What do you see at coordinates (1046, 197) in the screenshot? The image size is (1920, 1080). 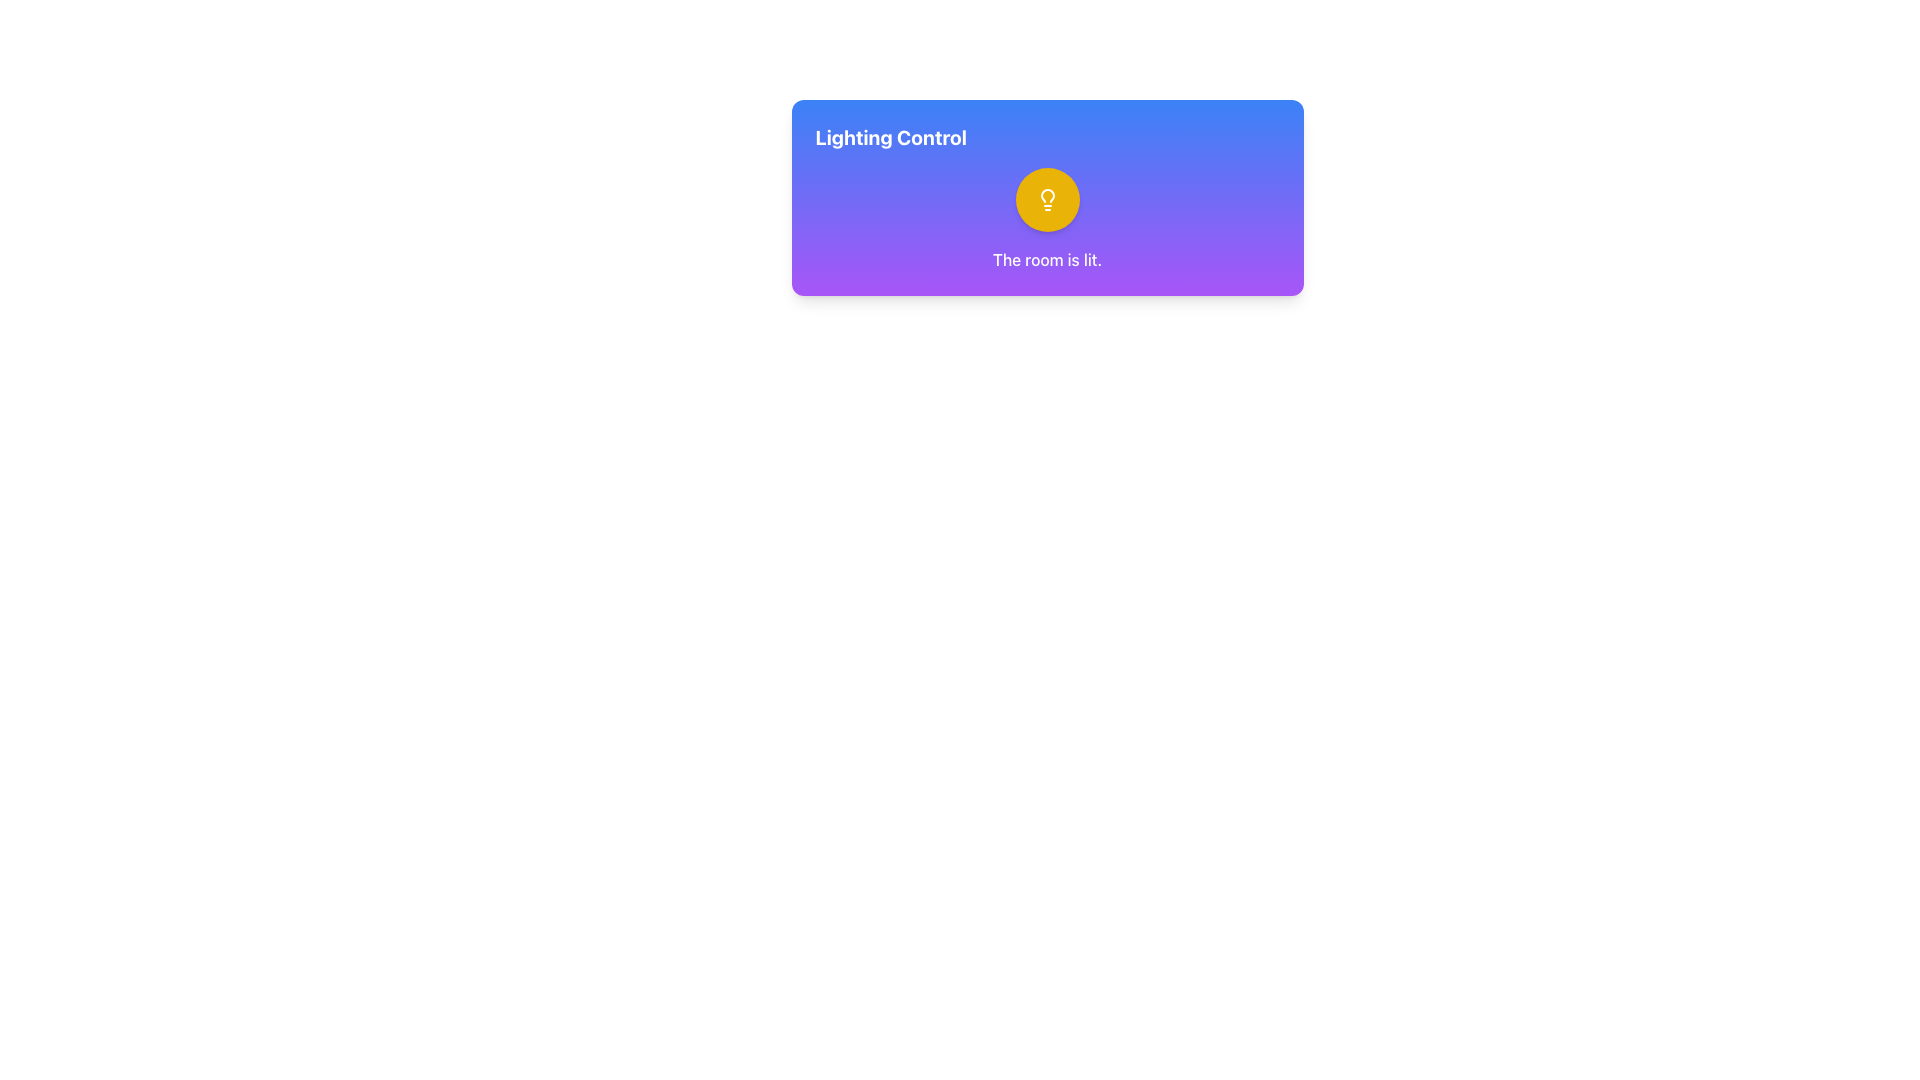 I see `the Informational Panel titled 'Lighting Control', which features a yellow circular light bulb icon and descriptive text 'The room is lit.'` at bounding box center [1046, 197].